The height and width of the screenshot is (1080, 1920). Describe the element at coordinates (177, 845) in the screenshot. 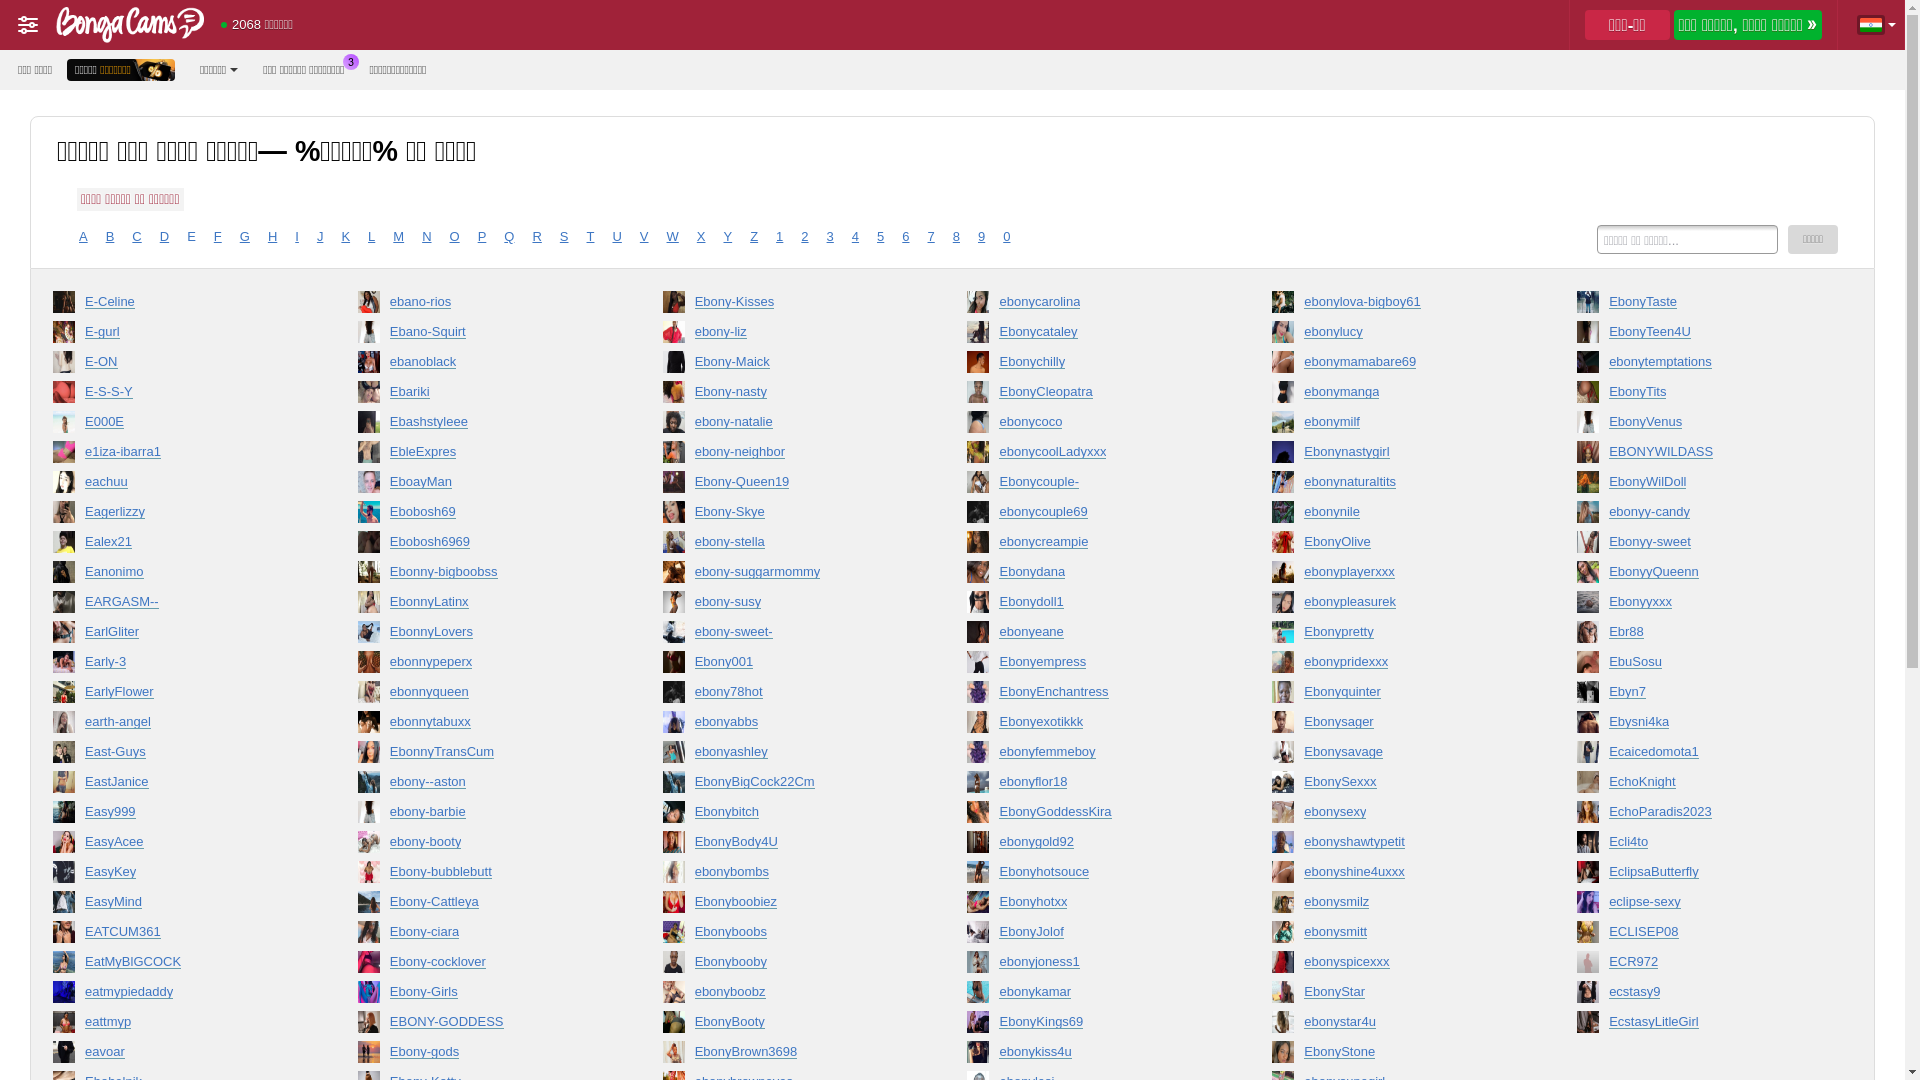

I see `'EasyAcee'` at that location.